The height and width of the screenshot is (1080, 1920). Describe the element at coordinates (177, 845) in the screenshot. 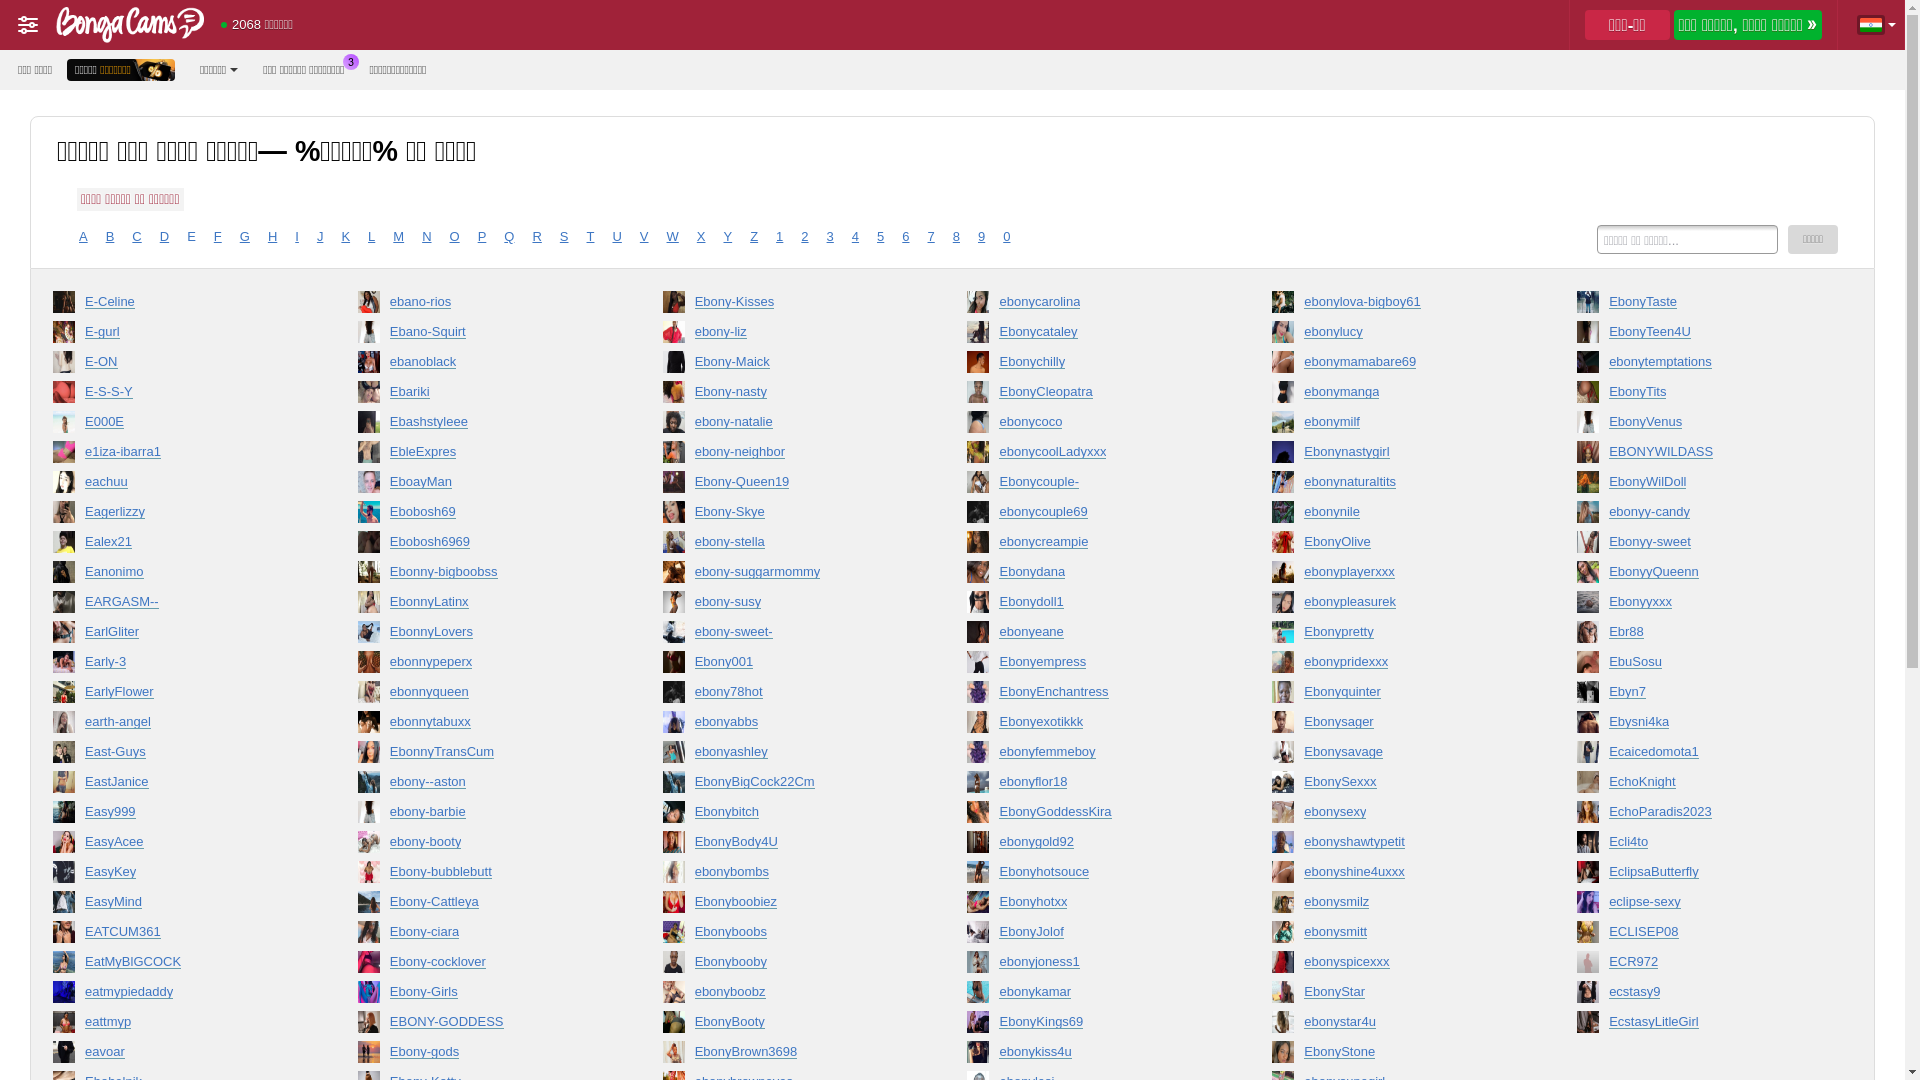

I see `'EasyAcee'` at that location.